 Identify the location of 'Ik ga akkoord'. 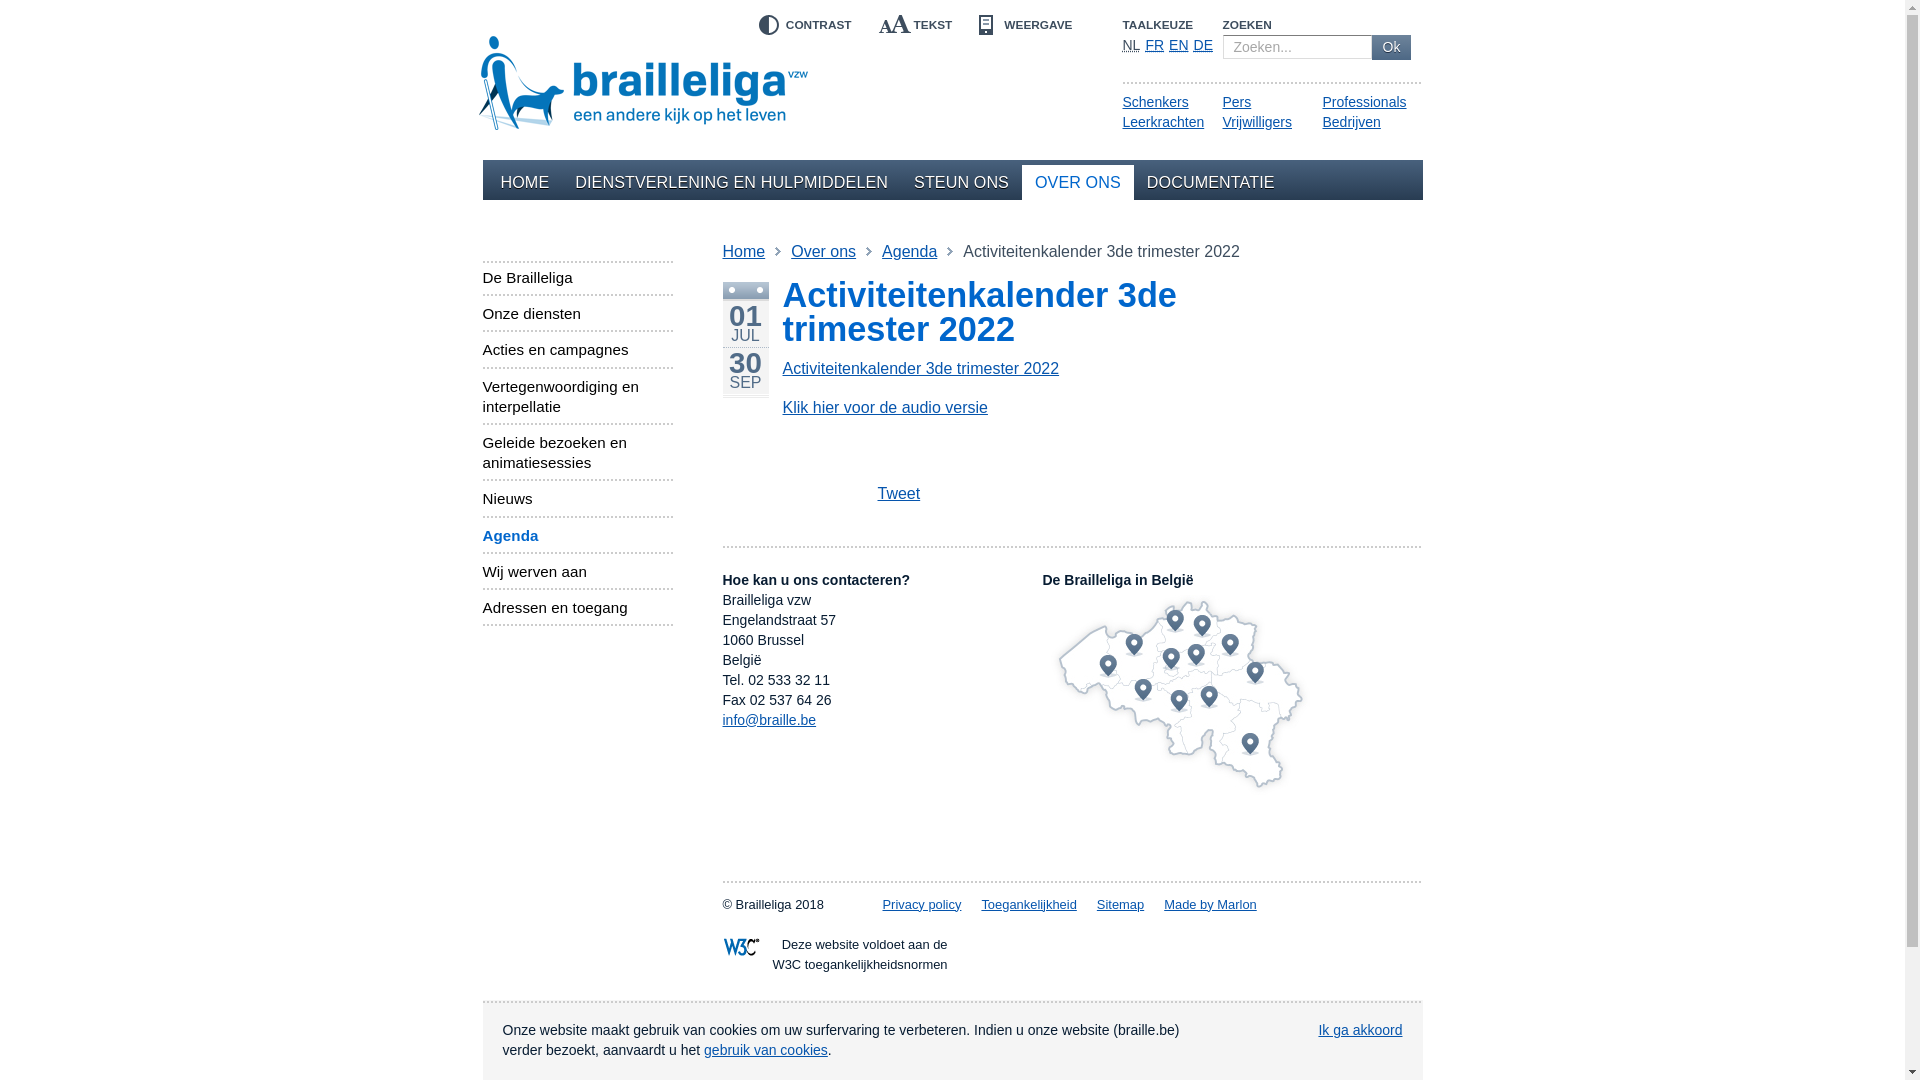
(1359, 1029).